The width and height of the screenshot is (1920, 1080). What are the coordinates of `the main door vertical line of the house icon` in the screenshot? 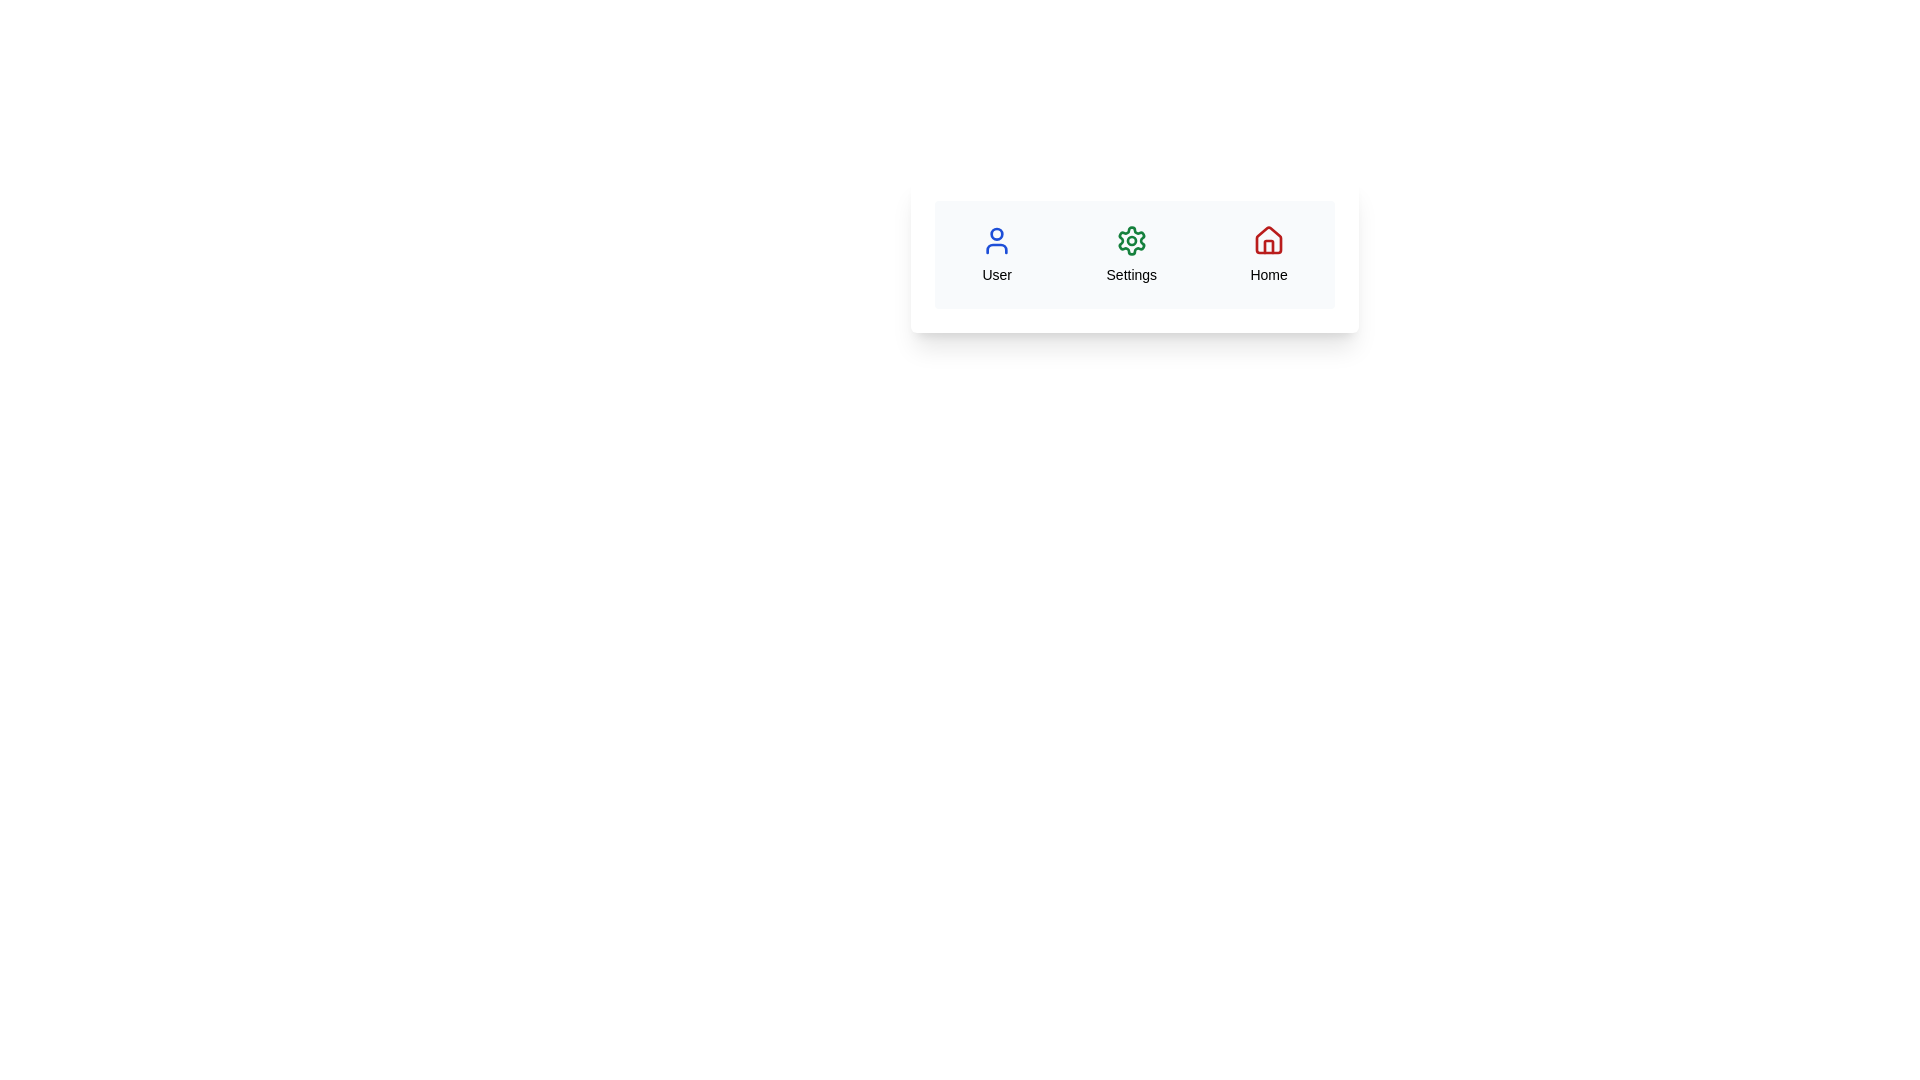 It's located at (1268, 245).